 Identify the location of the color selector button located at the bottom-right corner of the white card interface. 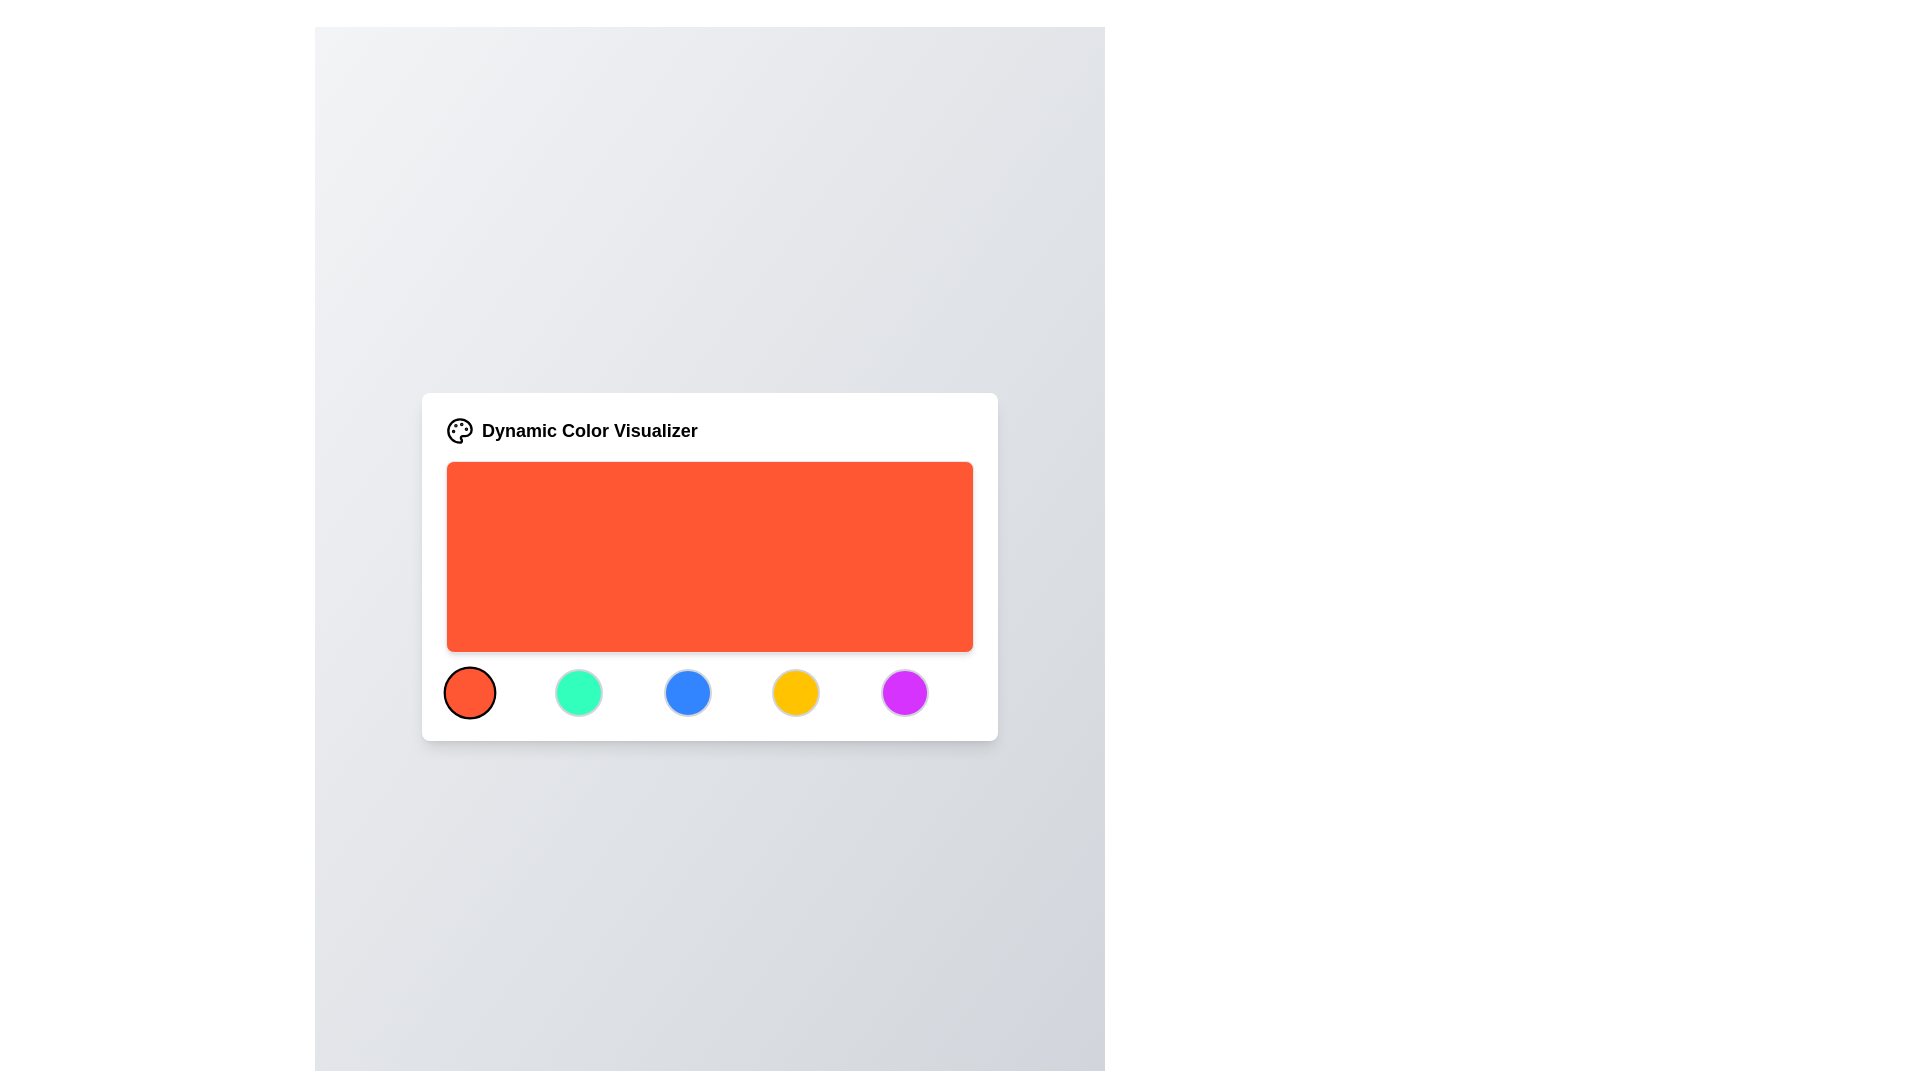
(904, 692).